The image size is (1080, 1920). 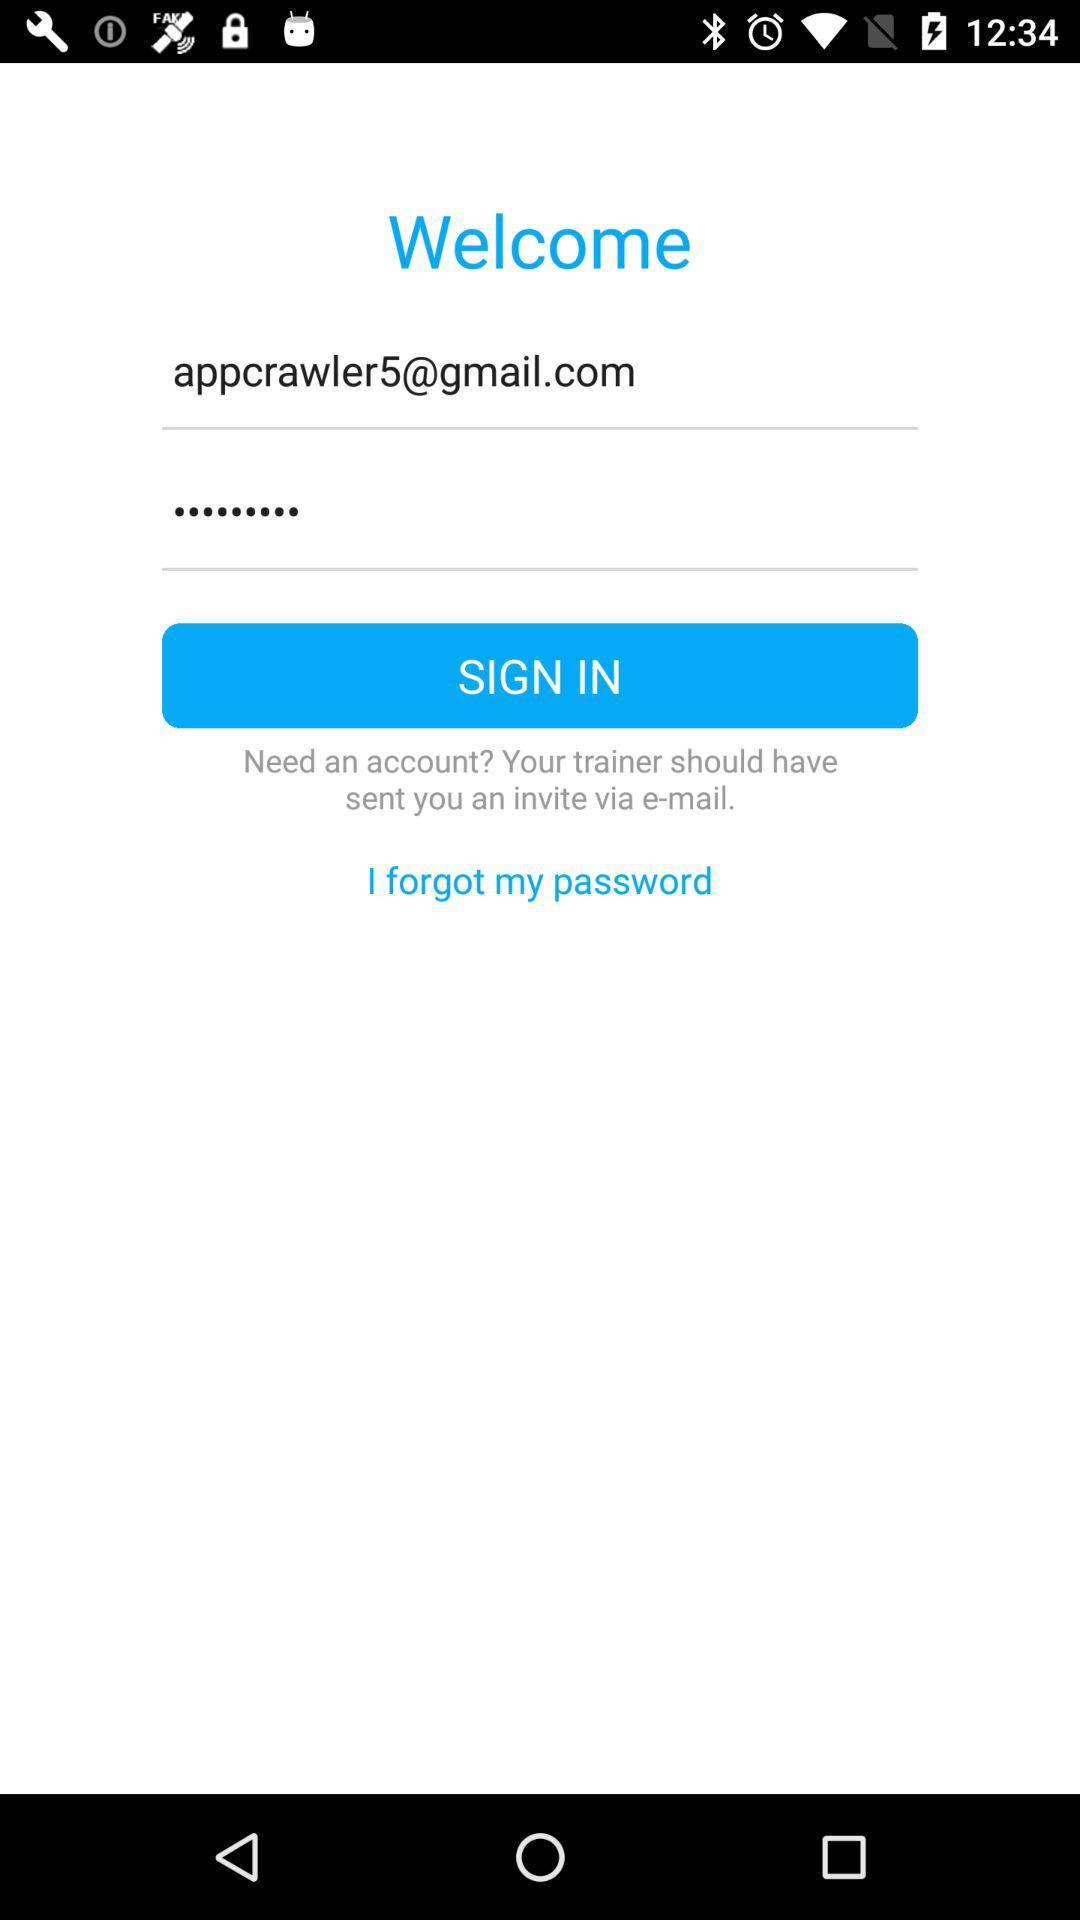 I want to click on item below the crowd3116 item, so click(x=540, y=568).